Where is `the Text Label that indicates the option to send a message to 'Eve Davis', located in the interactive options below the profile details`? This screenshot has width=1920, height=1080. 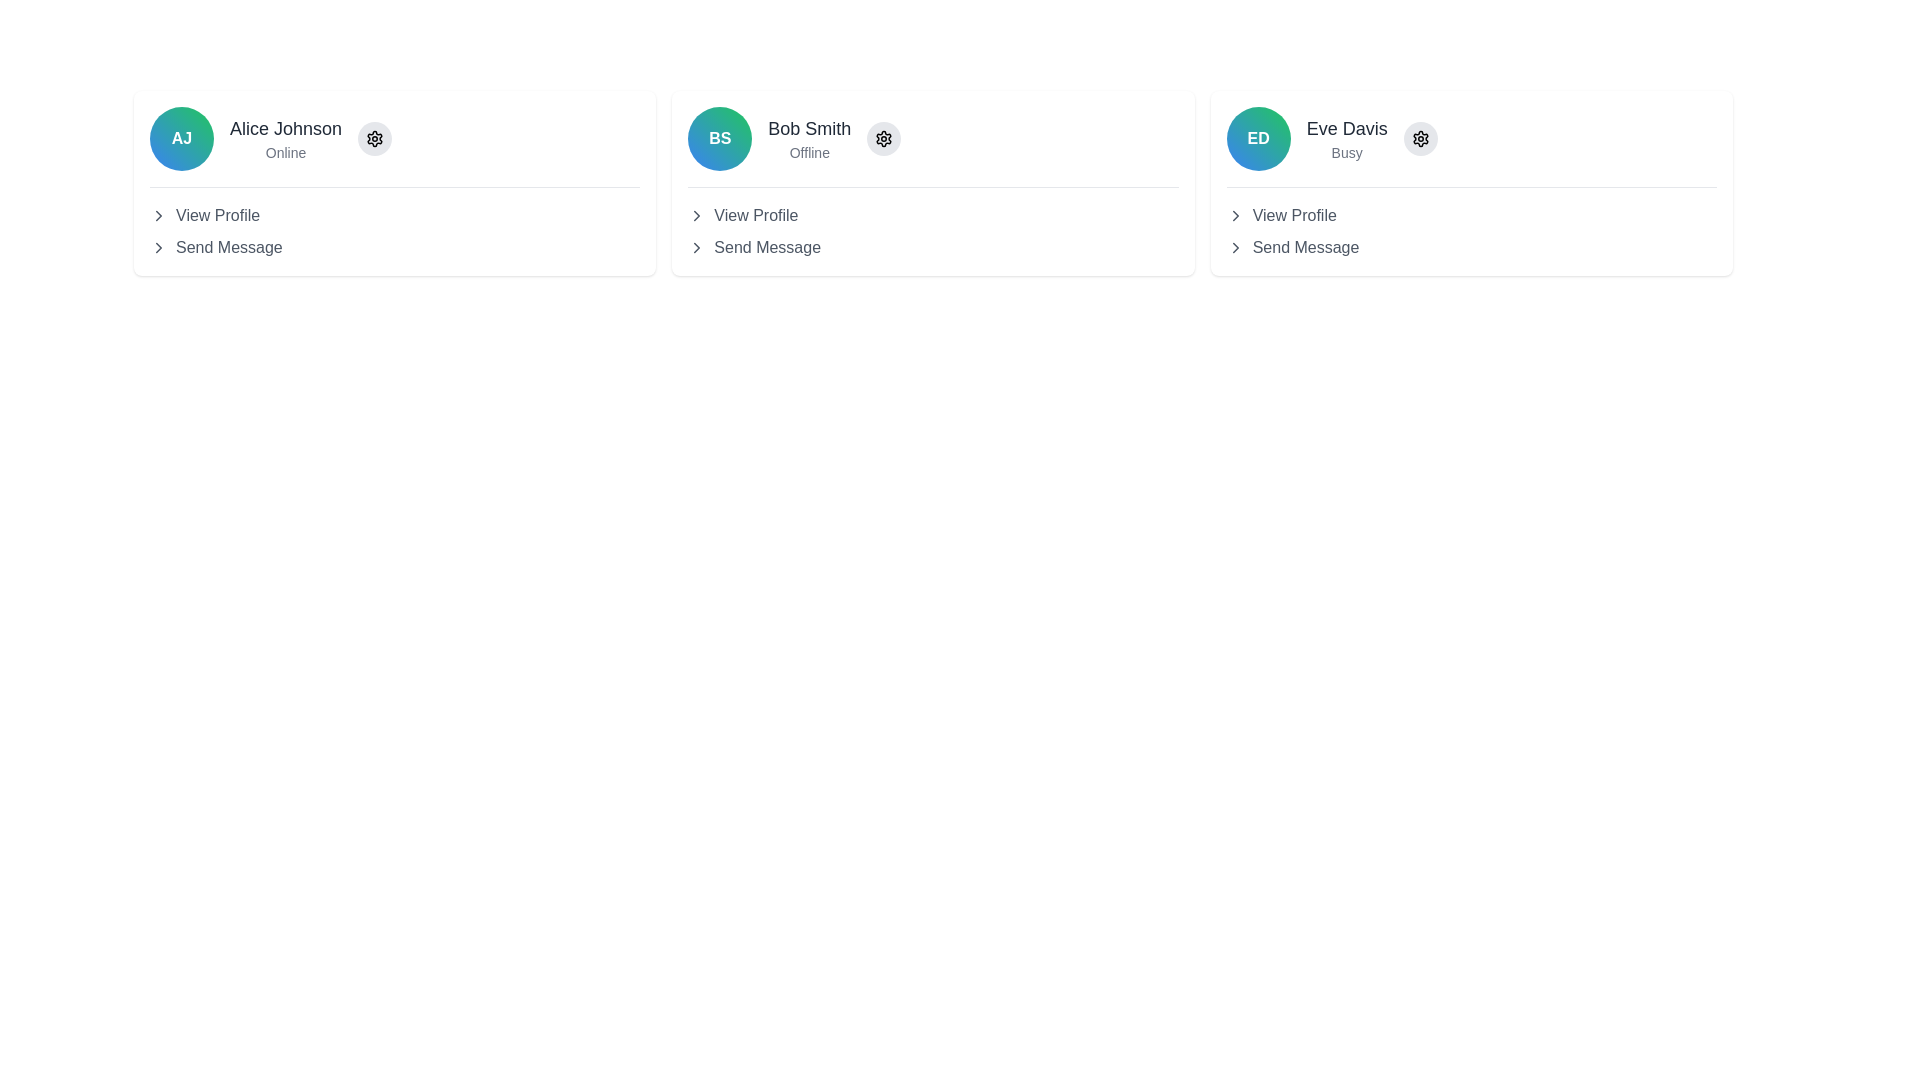
the Text Label that indicates the option to send a message to 'Eve Davis', located in the interactive options below the profile details is located at coordinates (1305, 246).